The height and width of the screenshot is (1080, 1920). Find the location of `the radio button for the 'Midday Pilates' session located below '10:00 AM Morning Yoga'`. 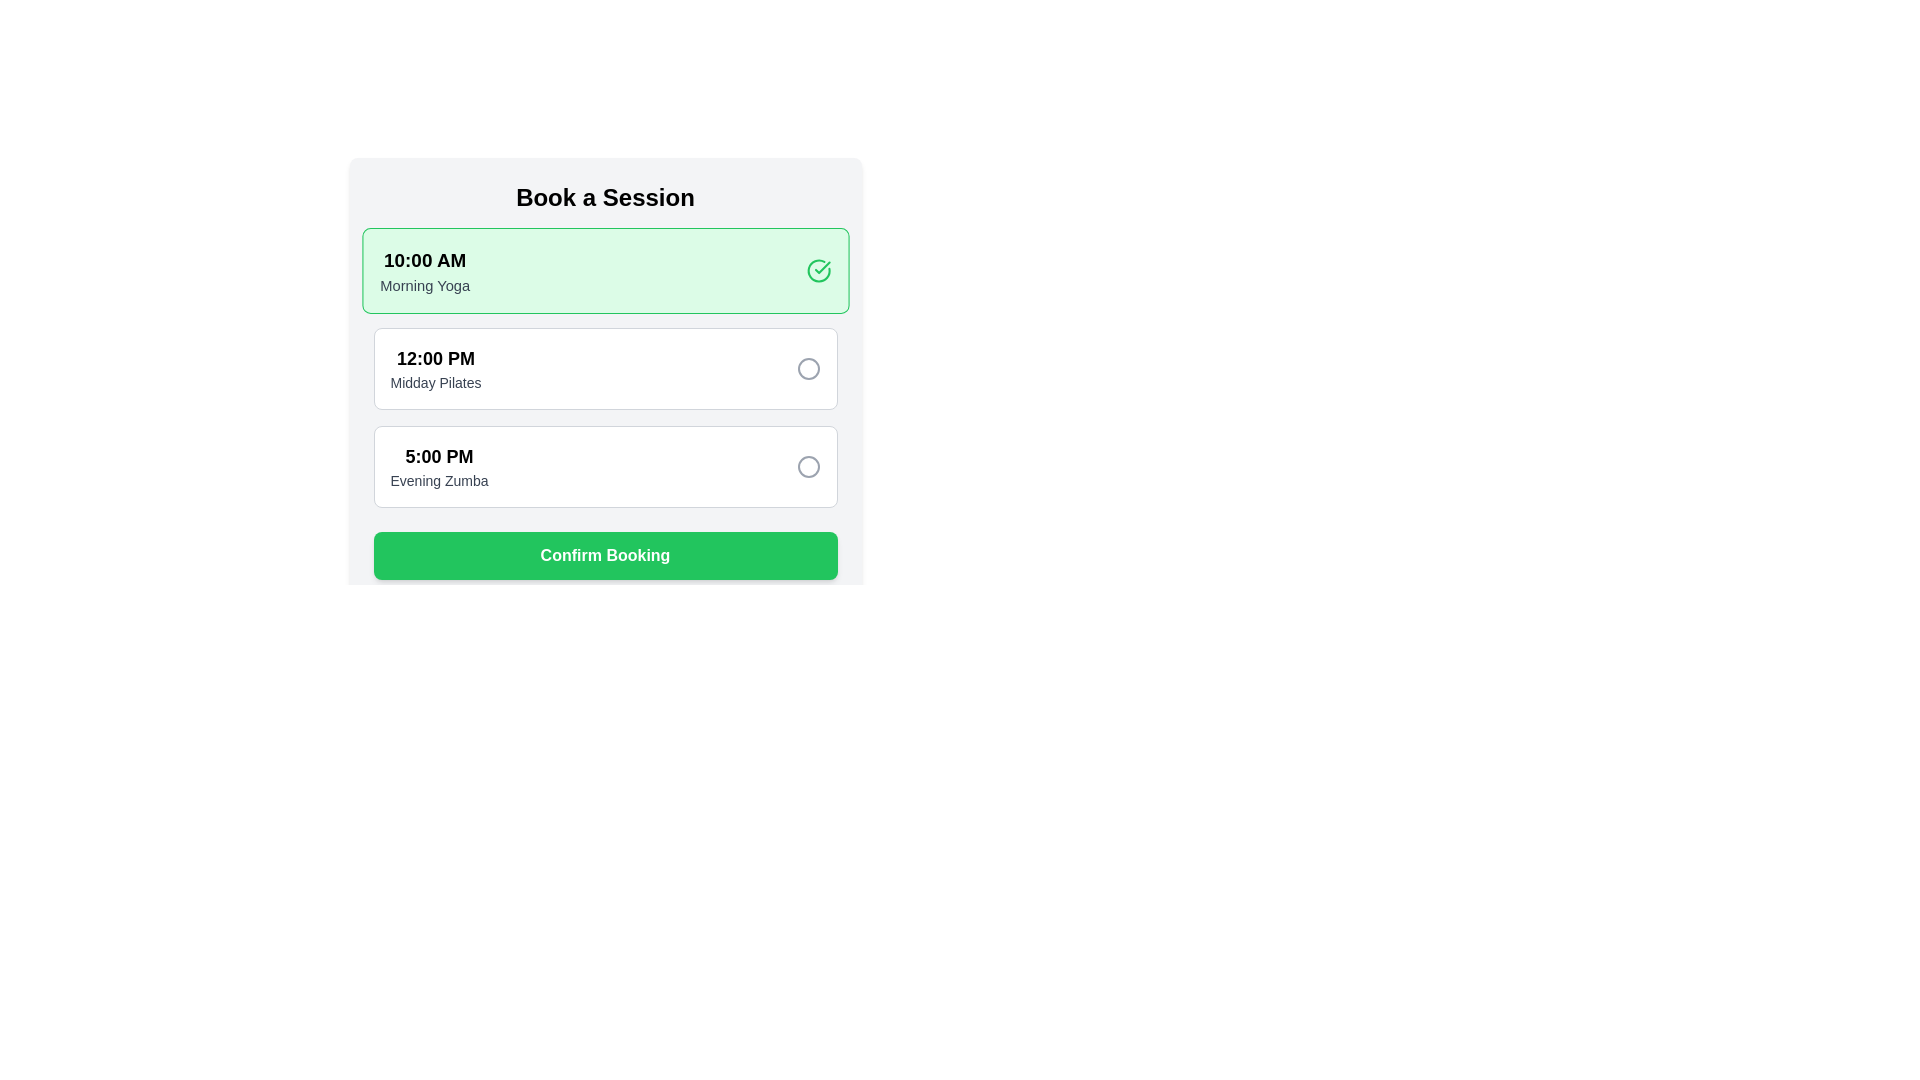

the radio button for the 'Midday Pilates' session located below '10:00 AM Morning Yoga' is located at coordinates (604, 369).